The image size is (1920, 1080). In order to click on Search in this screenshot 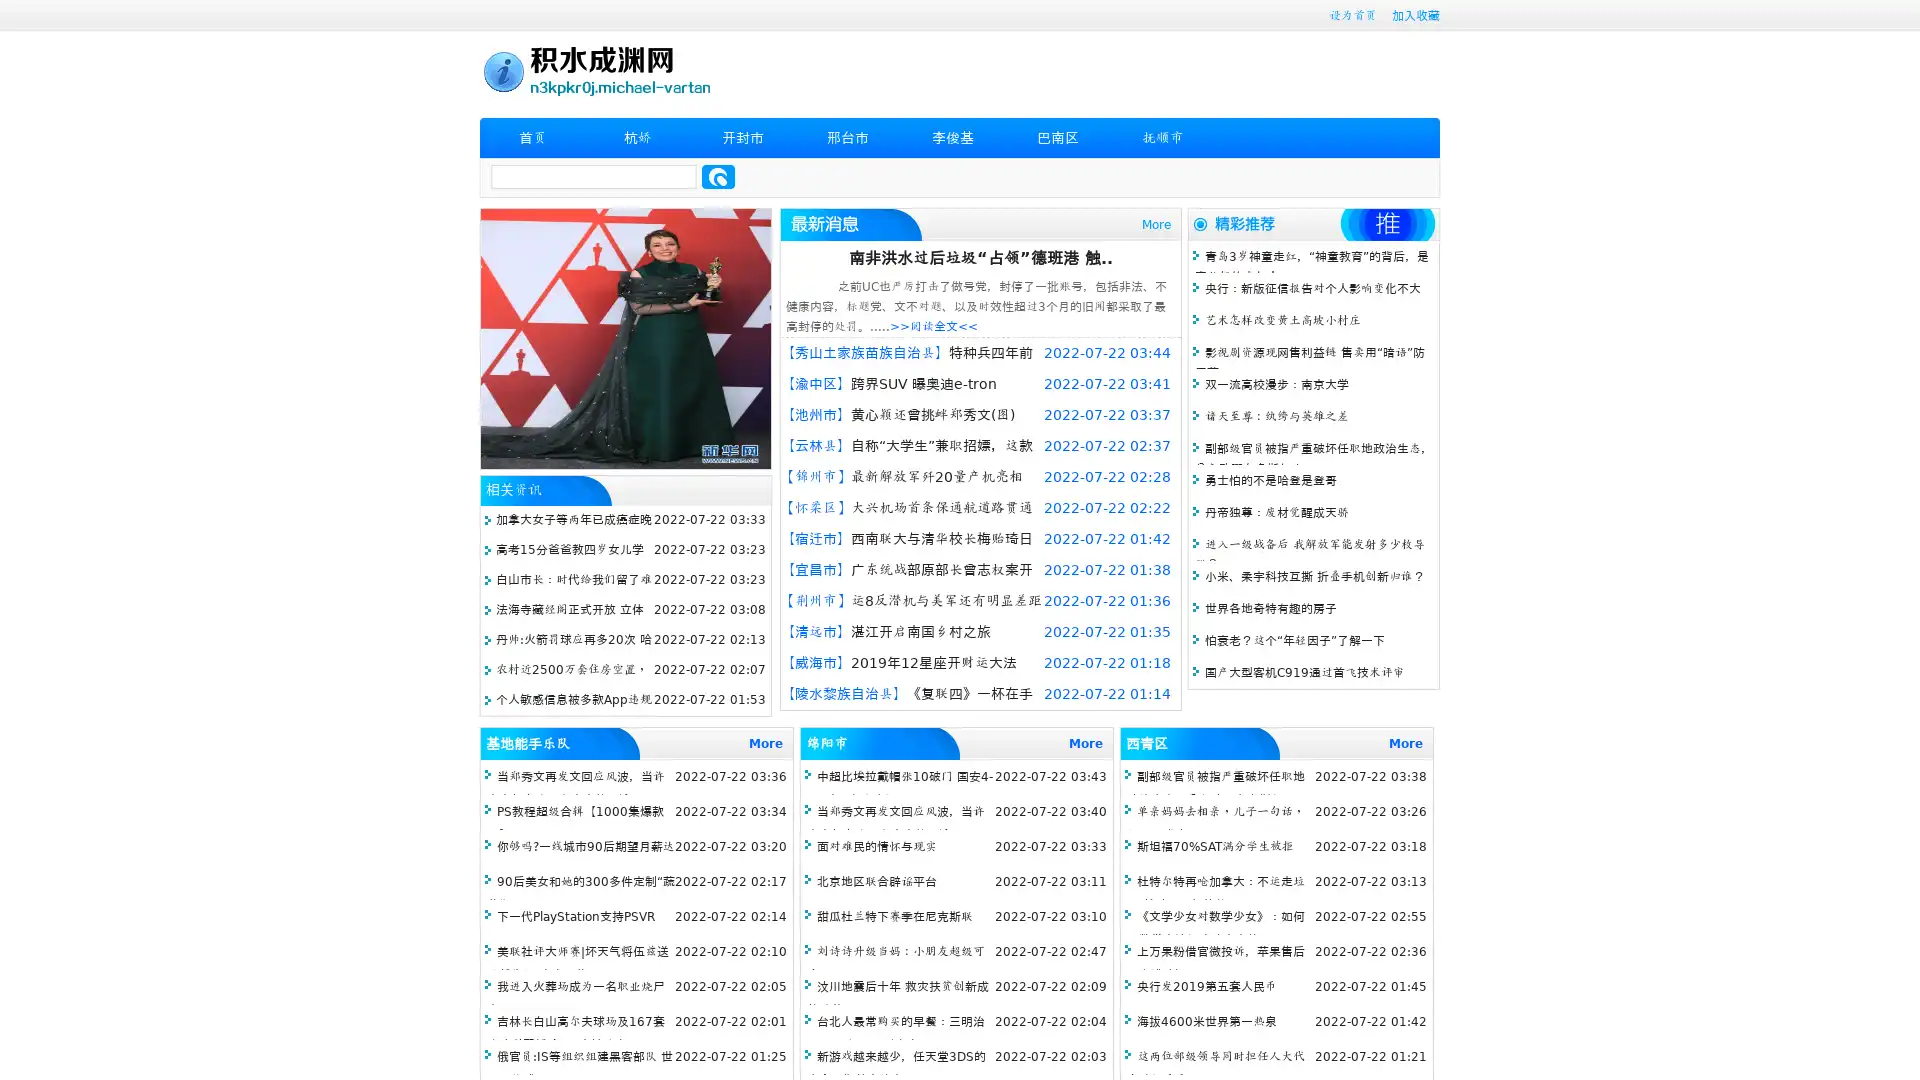, I will do `click(718, 176)`.